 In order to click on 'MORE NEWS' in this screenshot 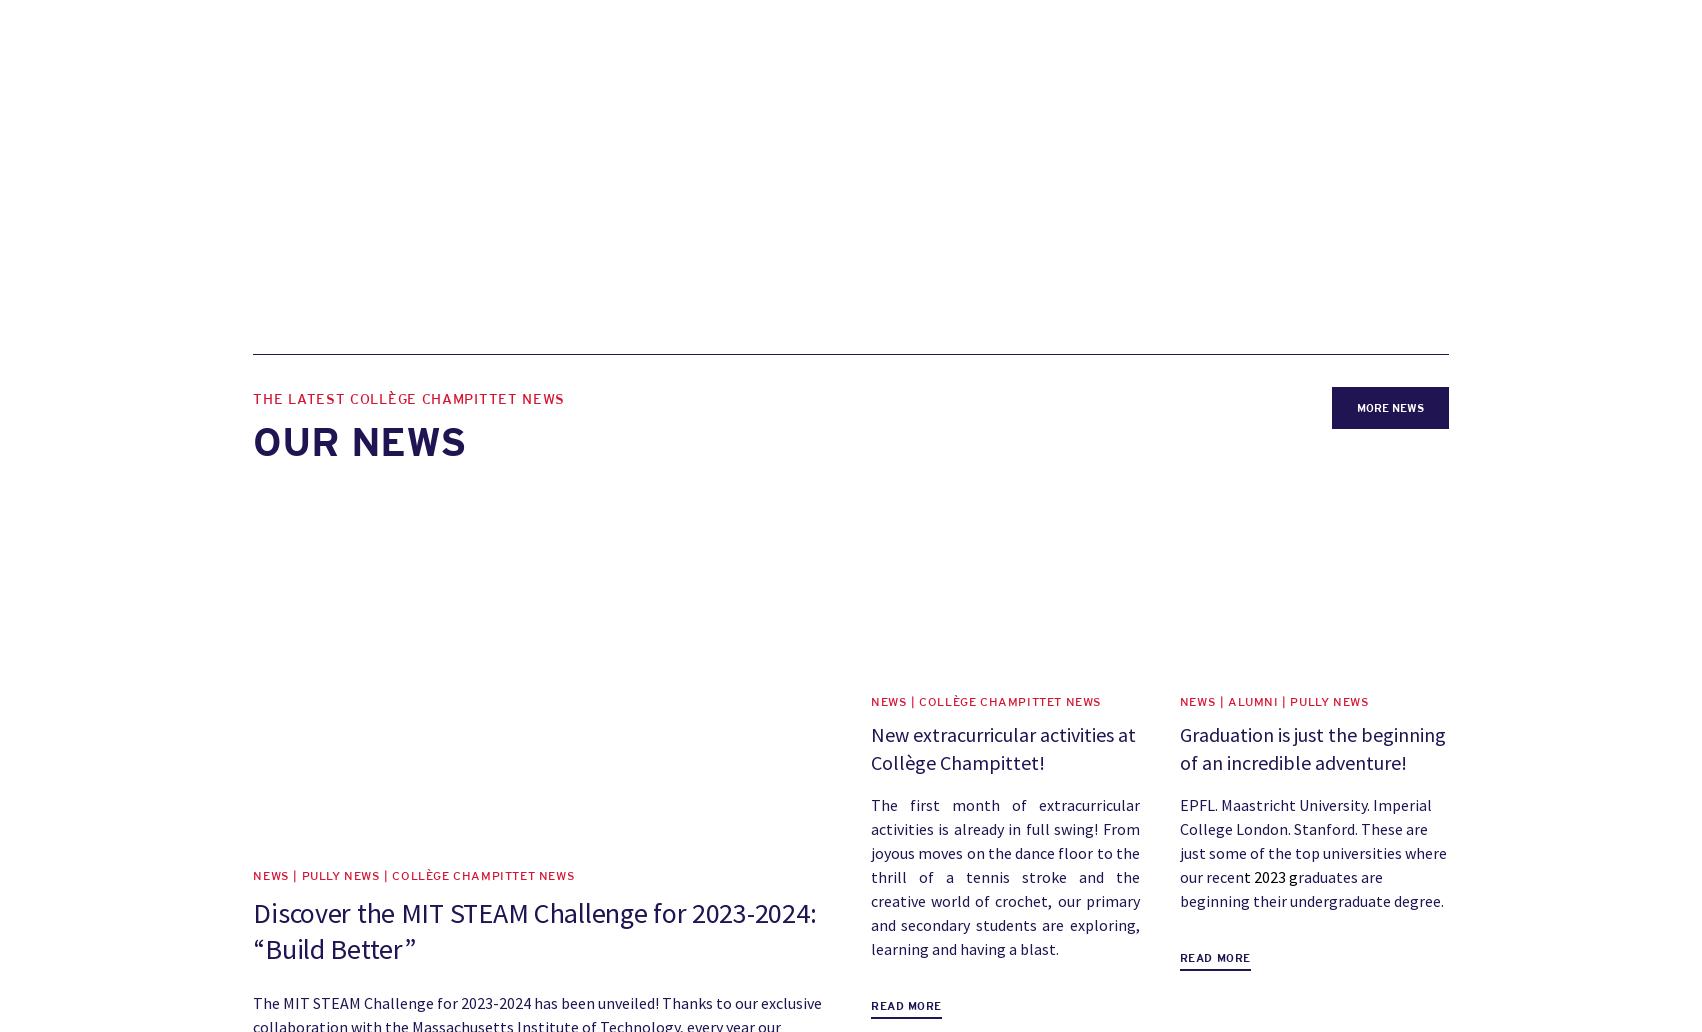, I will do `click(1388, 406)`.